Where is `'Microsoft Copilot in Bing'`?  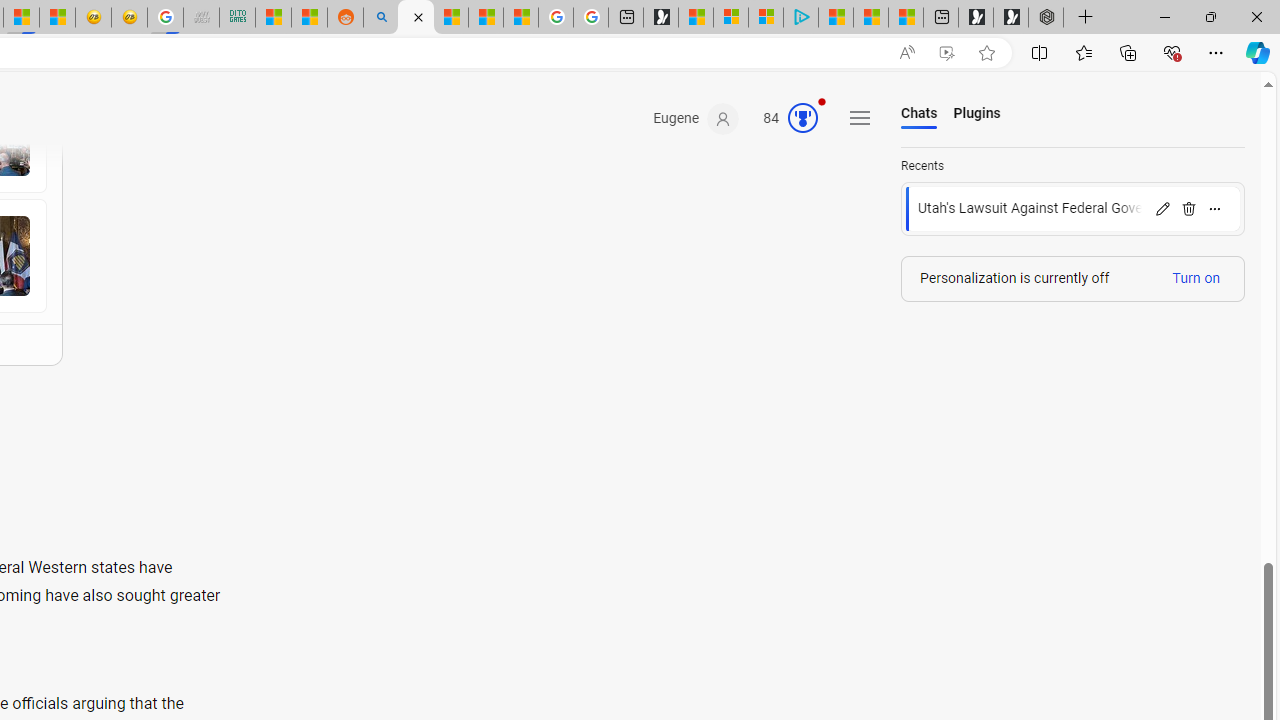 'Microsoft Copilot in Bing' is located at coordinates (415, 17).